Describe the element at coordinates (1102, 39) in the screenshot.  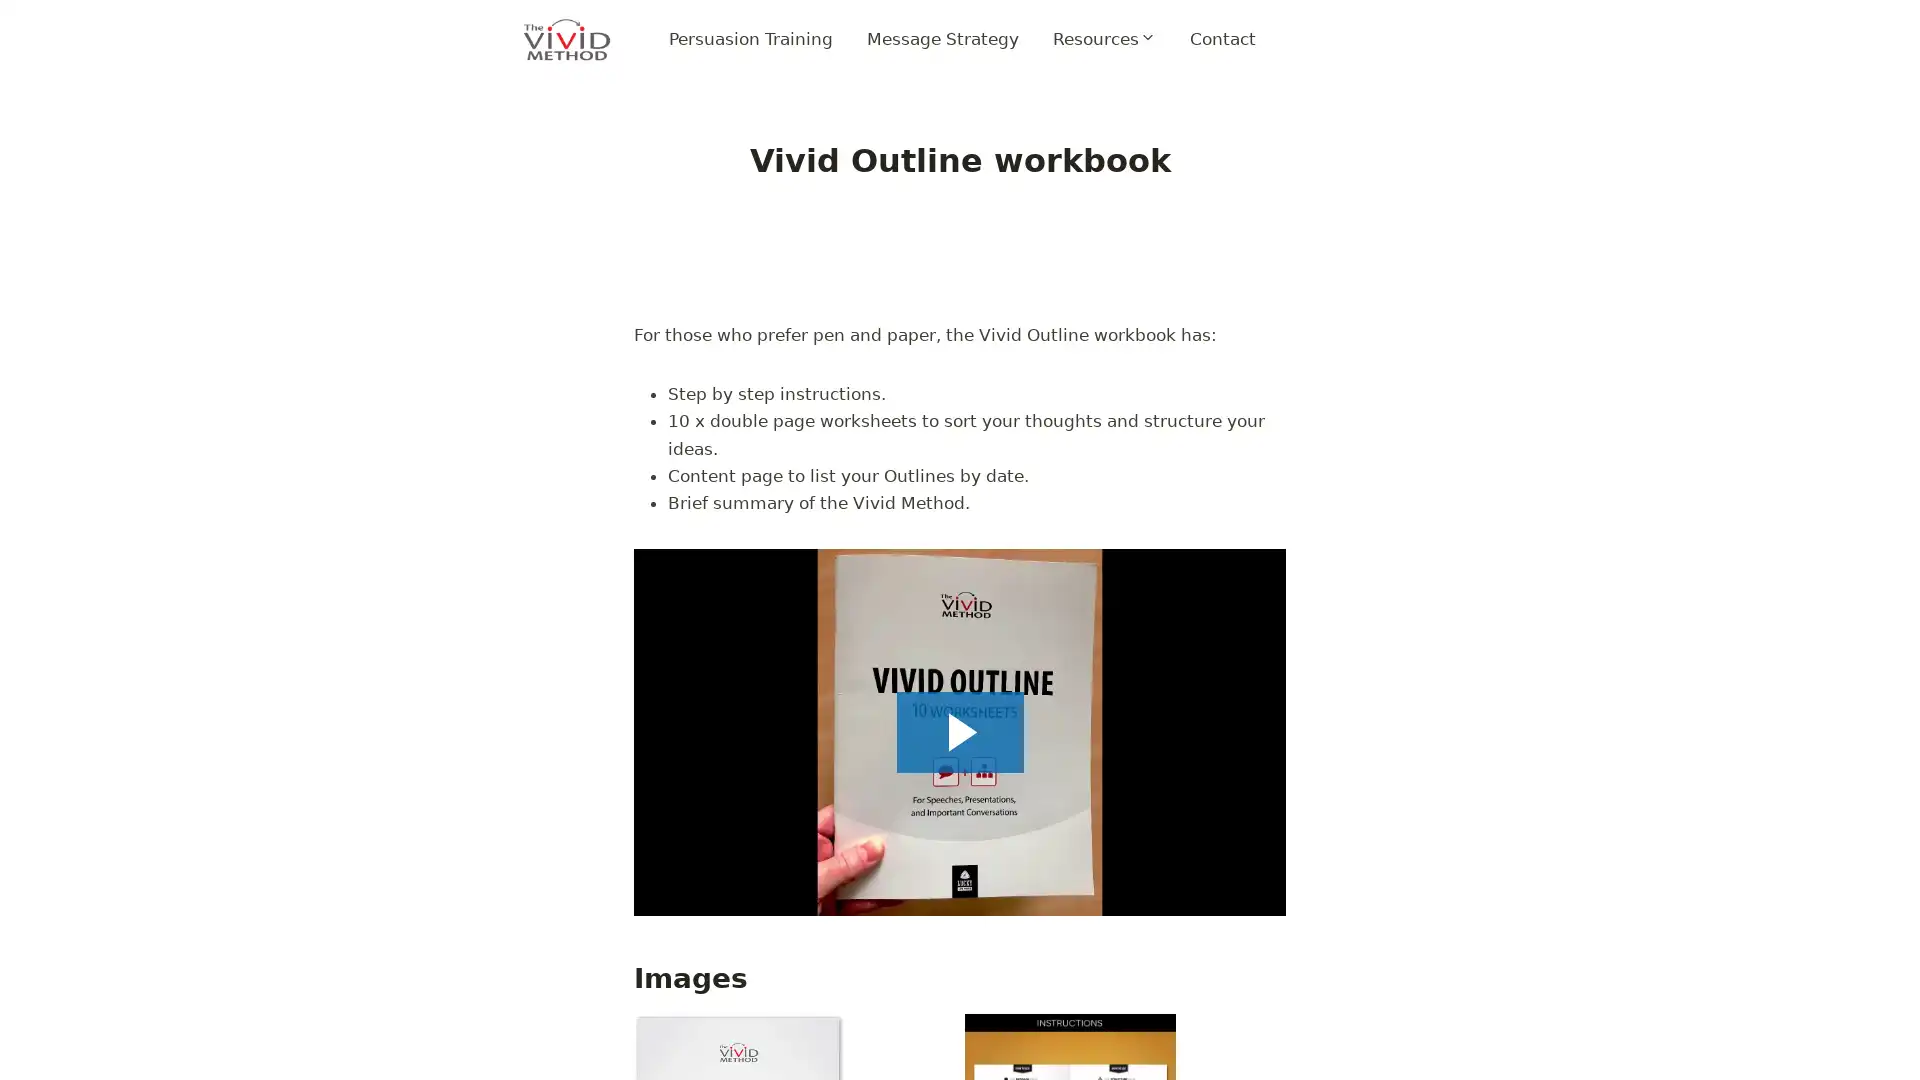
I see `Expand child menu` at that location.